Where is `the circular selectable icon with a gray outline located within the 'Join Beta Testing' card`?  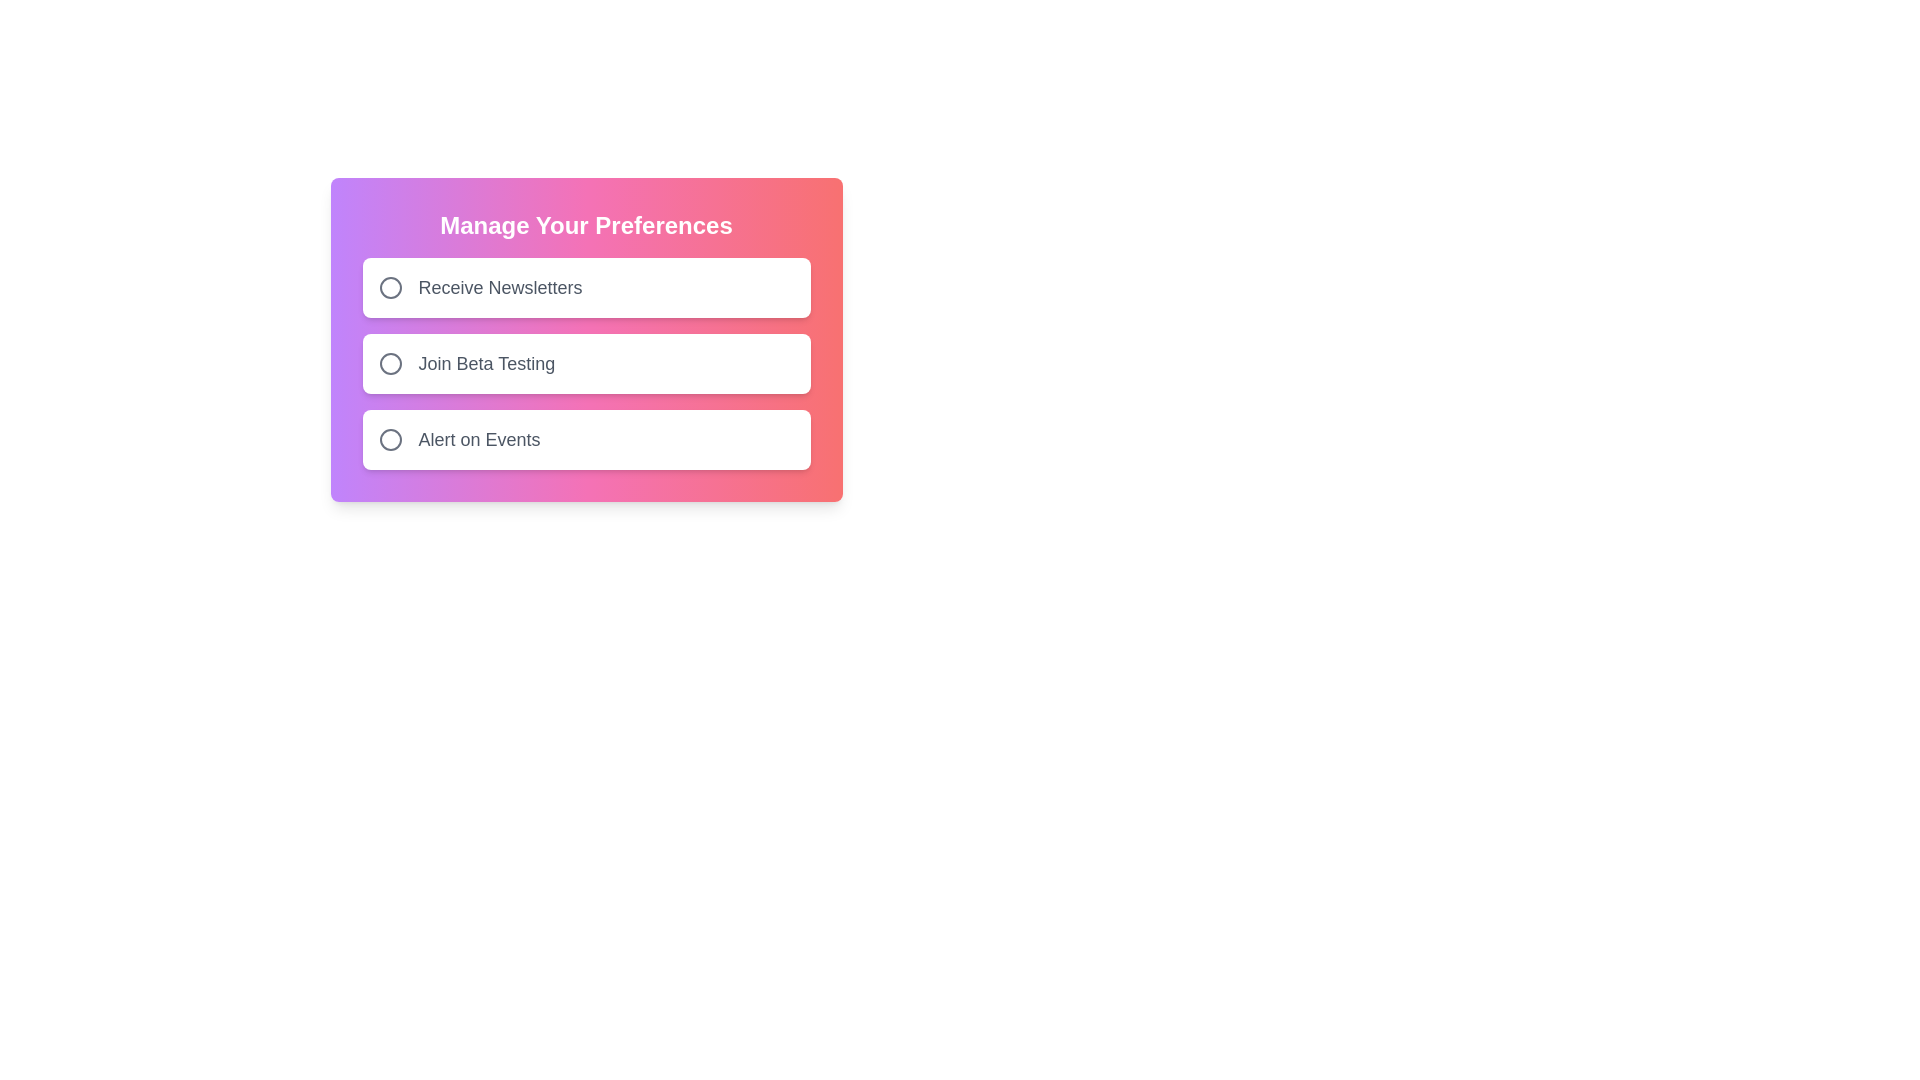 the circular selectable icon with a gray outline located within the 'Join Beta Testing' card is located at coordinates (390, 363).